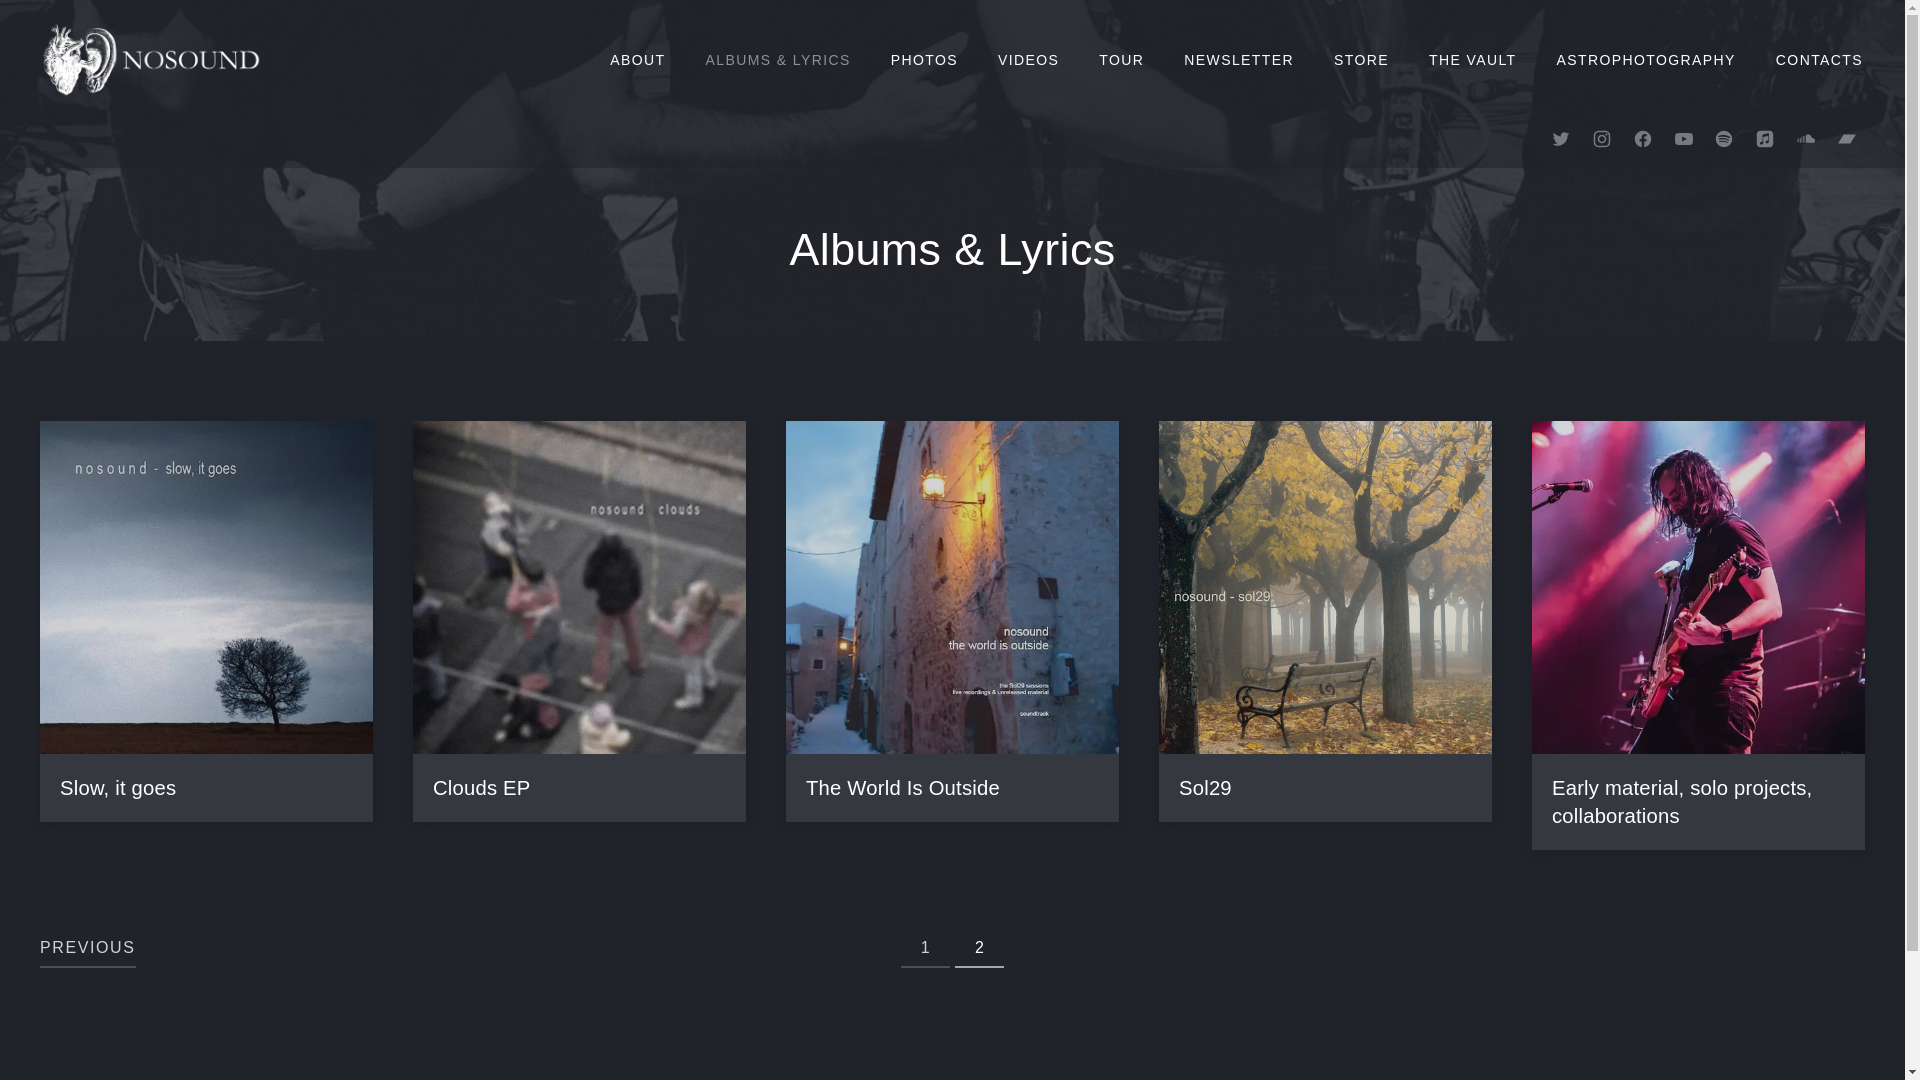  Describe the element at coordinates (1805, 137) in the screenshot. I see `'New Window'` at that location.